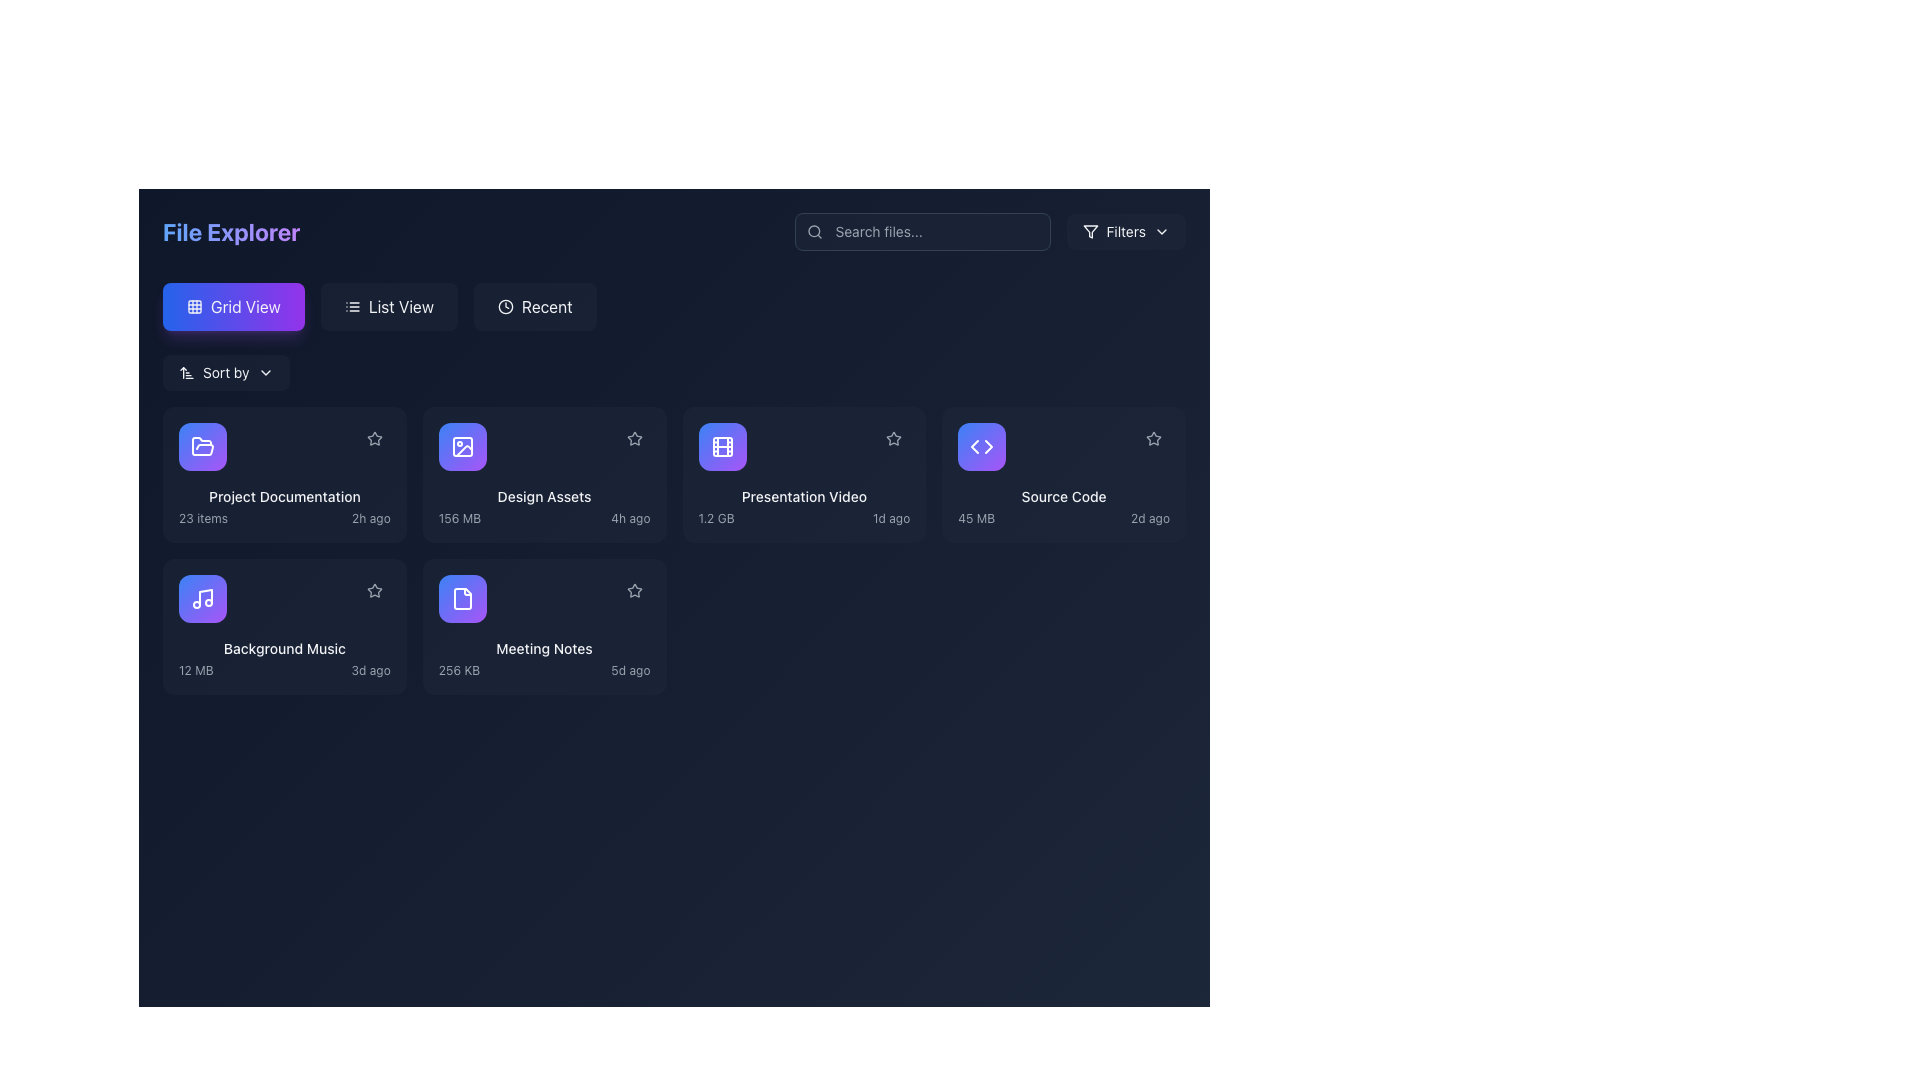 The image size is (1920, 1080). Describe the element at coordinates (461, 446) in the screenshot. I see `the 'Design Assets' icon located in the top-right quadrant of the file explorer interface` at that location.